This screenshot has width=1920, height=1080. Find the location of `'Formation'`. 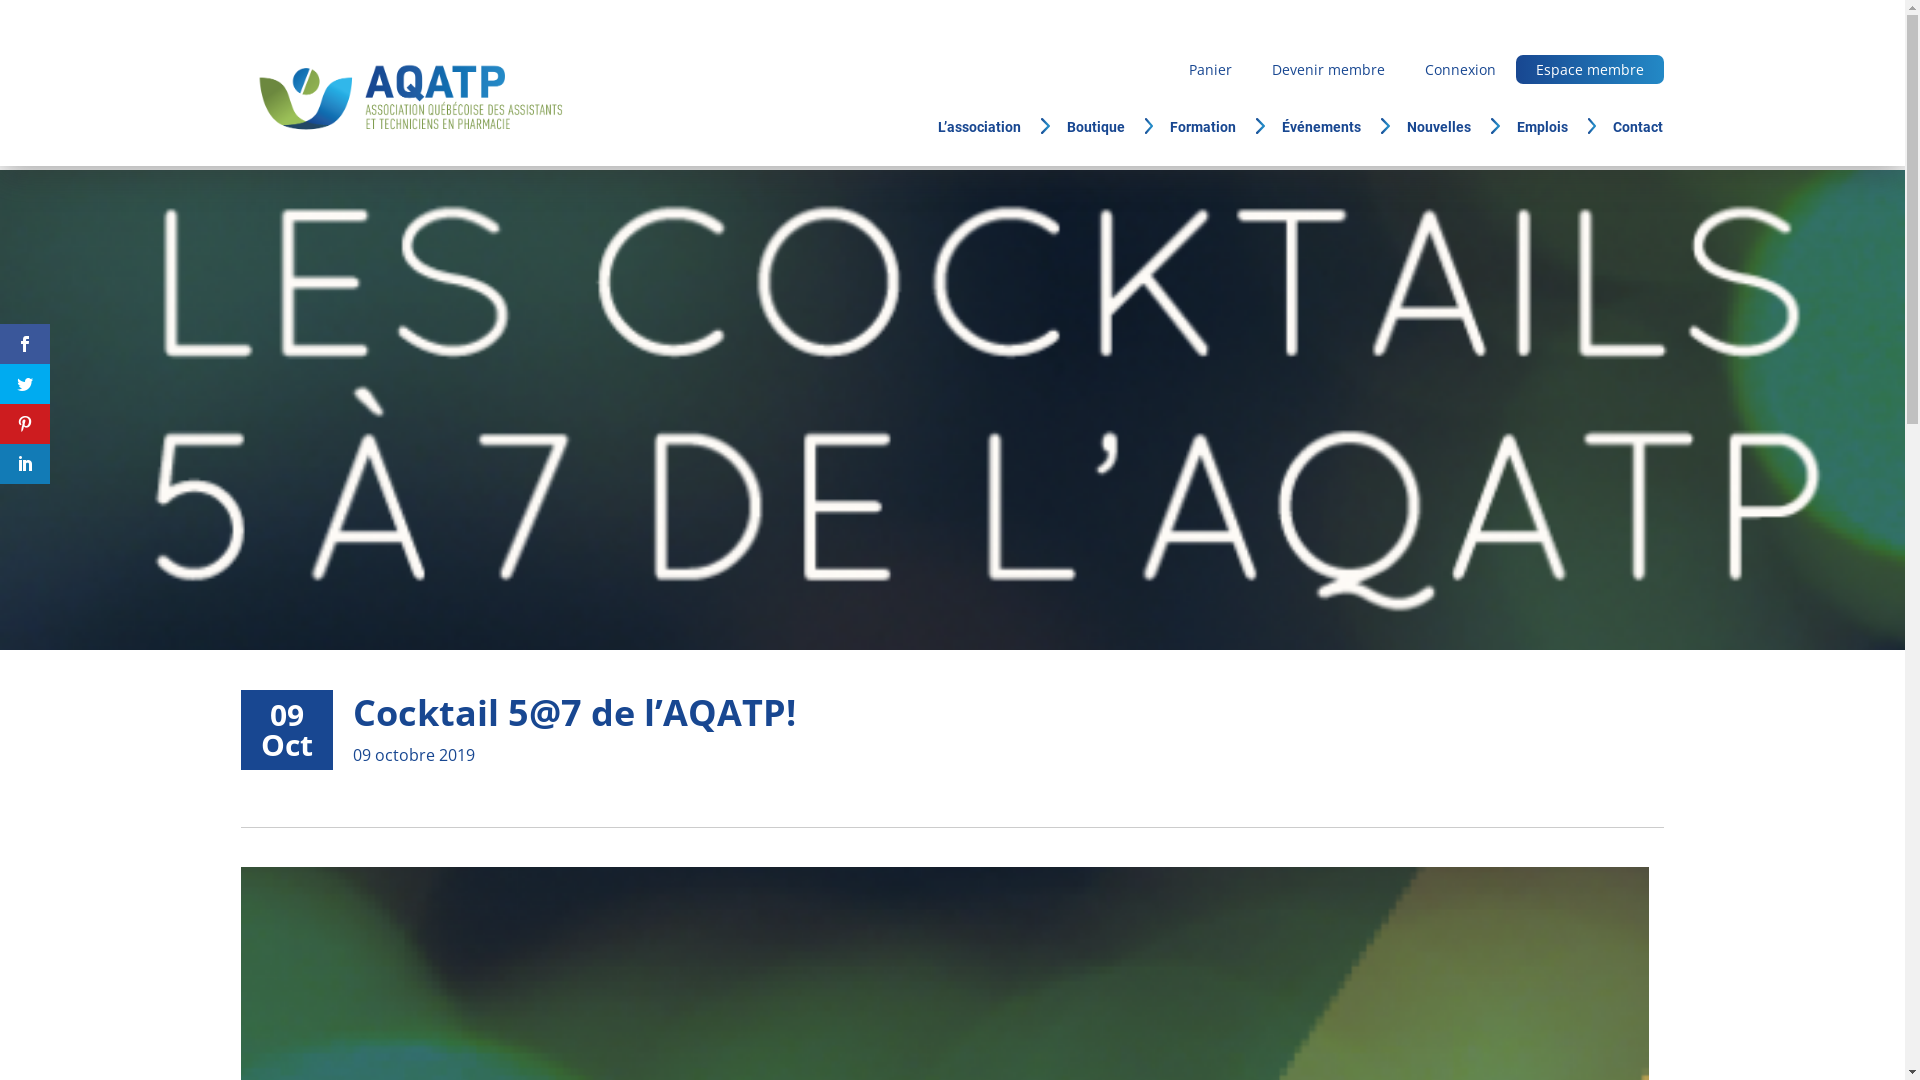

'Formation' is located at coordinates (1216, 127).